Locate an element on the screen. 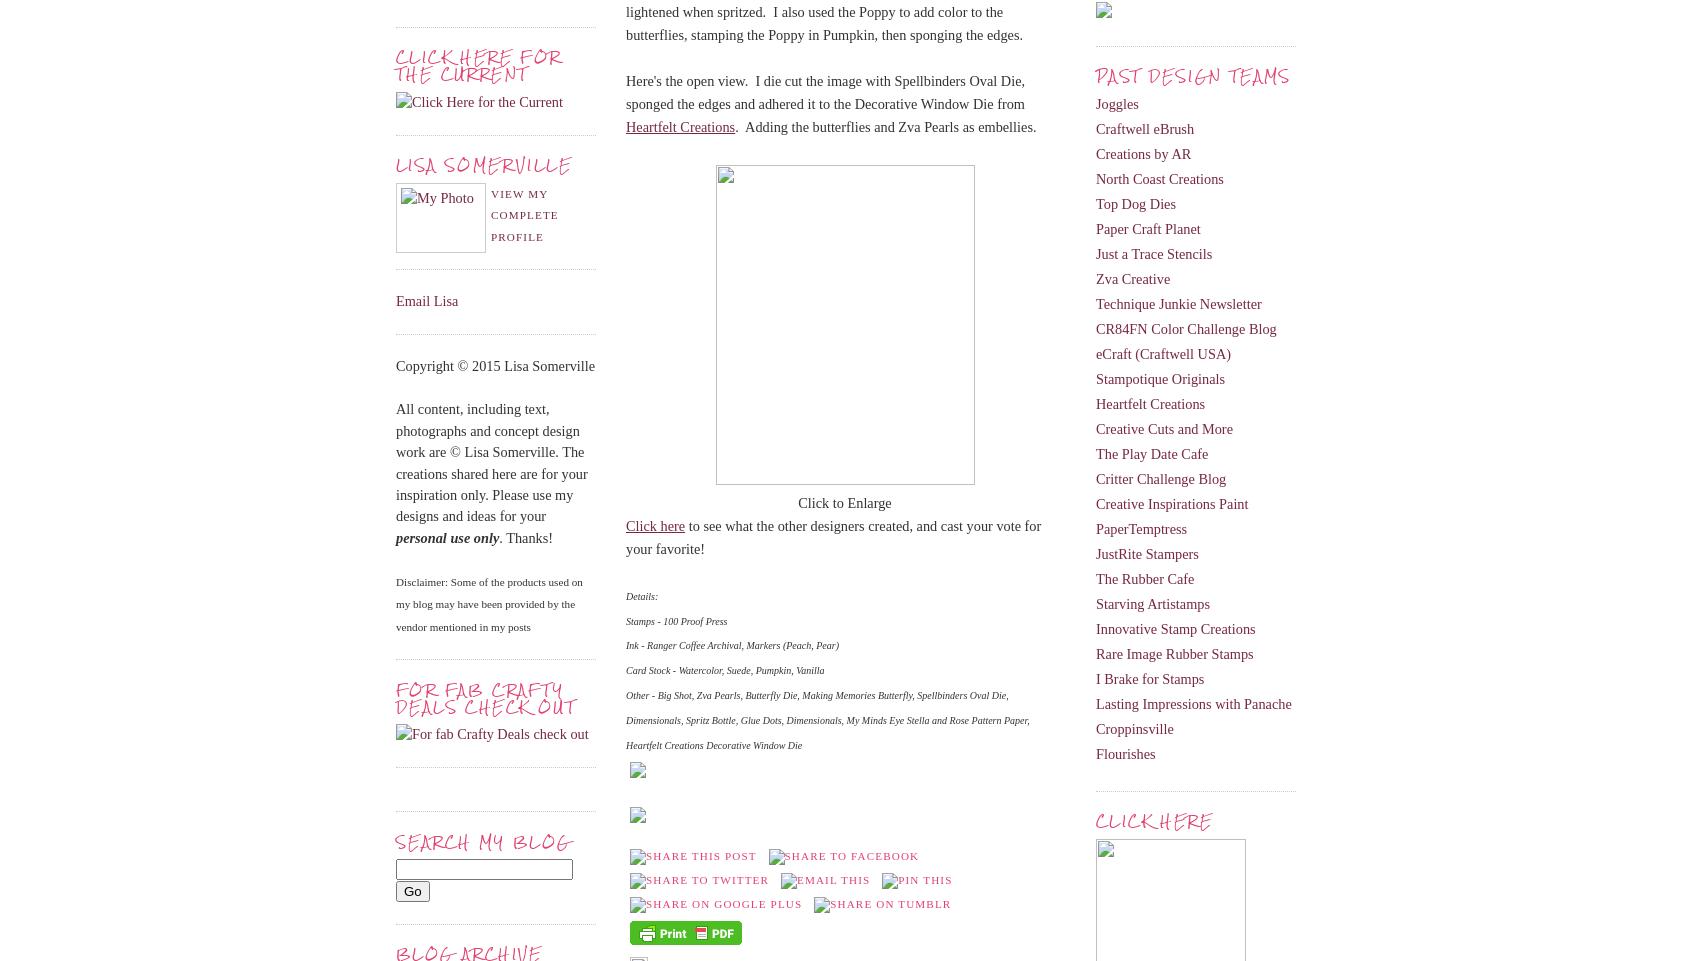  'personal use only' is located at coordinates (446, 536).